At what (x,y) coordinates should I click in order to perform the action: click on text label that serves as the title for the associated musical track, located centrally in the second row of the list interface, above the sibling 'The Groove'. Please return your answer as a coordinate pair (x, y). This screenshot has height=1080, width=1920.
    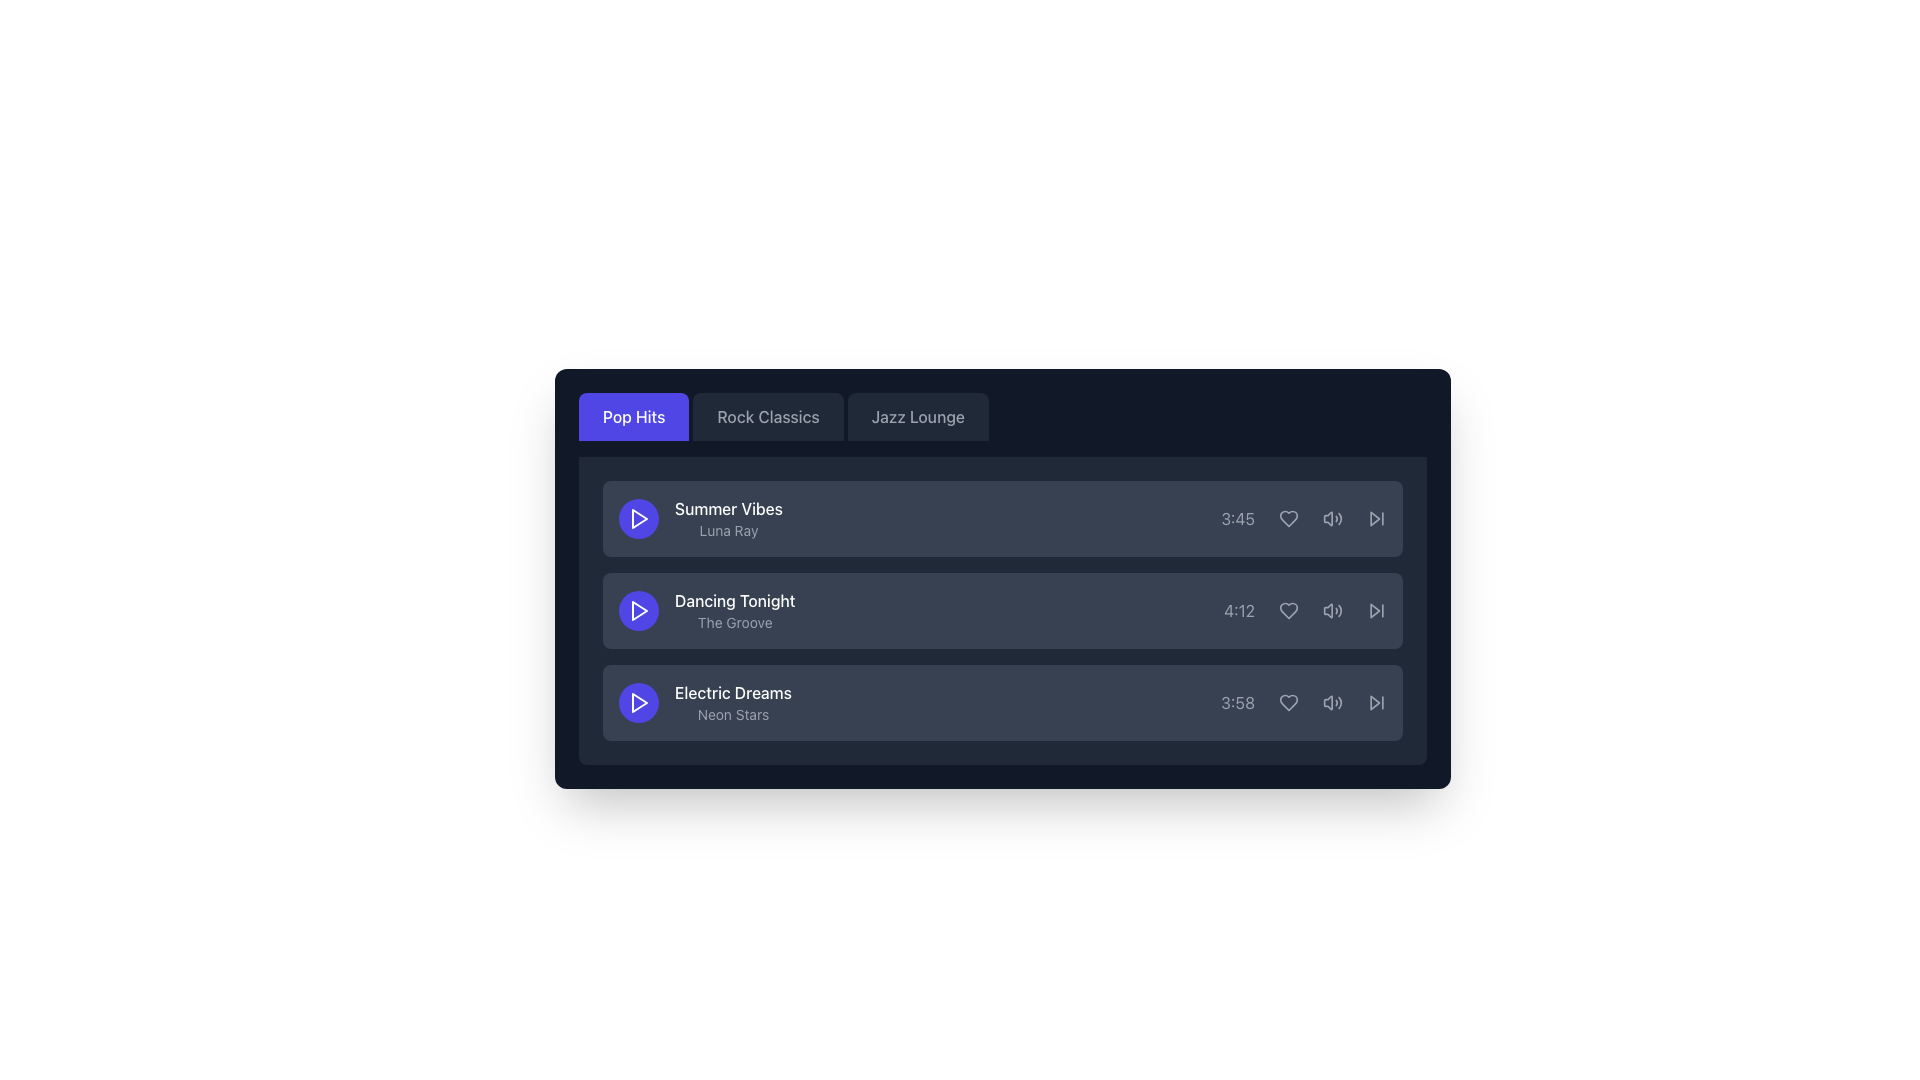
    Looking at the image, I should click on (734, 600).